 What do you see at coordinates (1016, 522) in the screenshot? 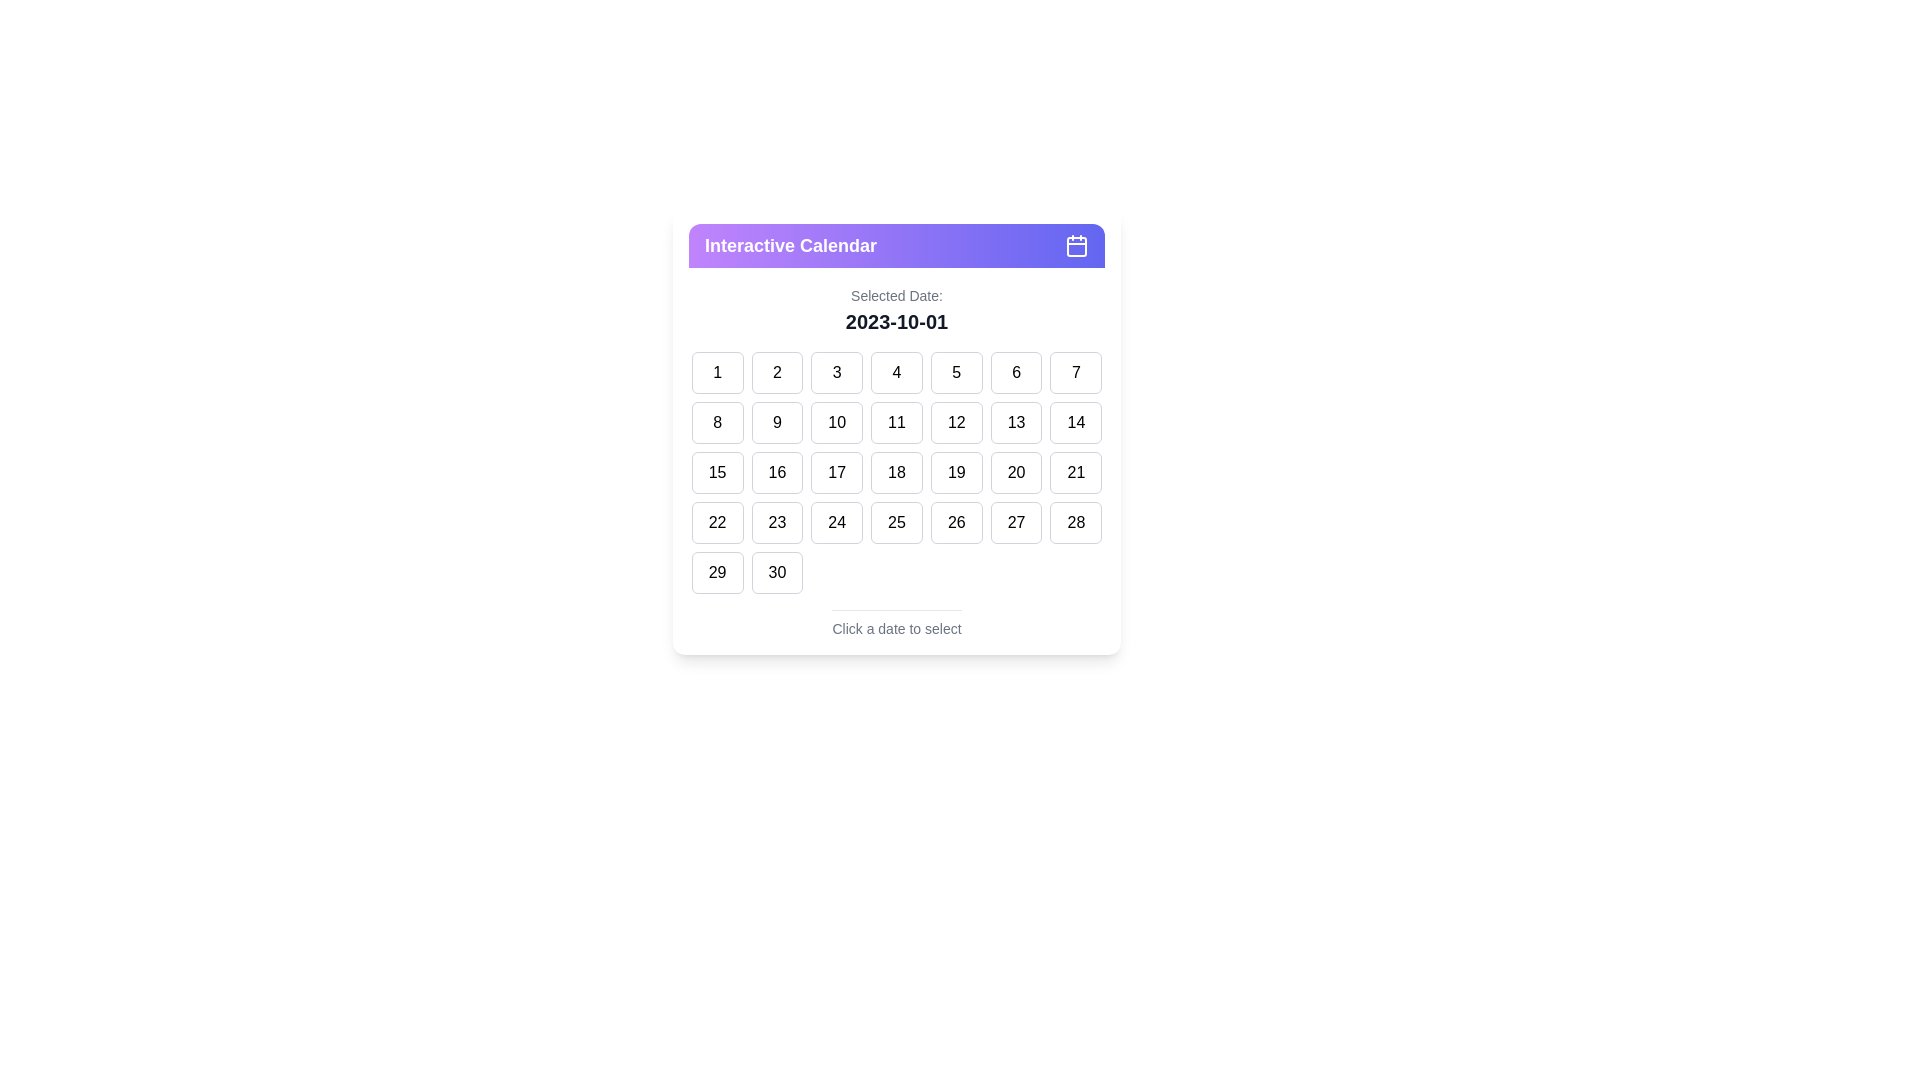
I see `the rectangular button displaying the text '27'` at bounding box center [1016, 522].